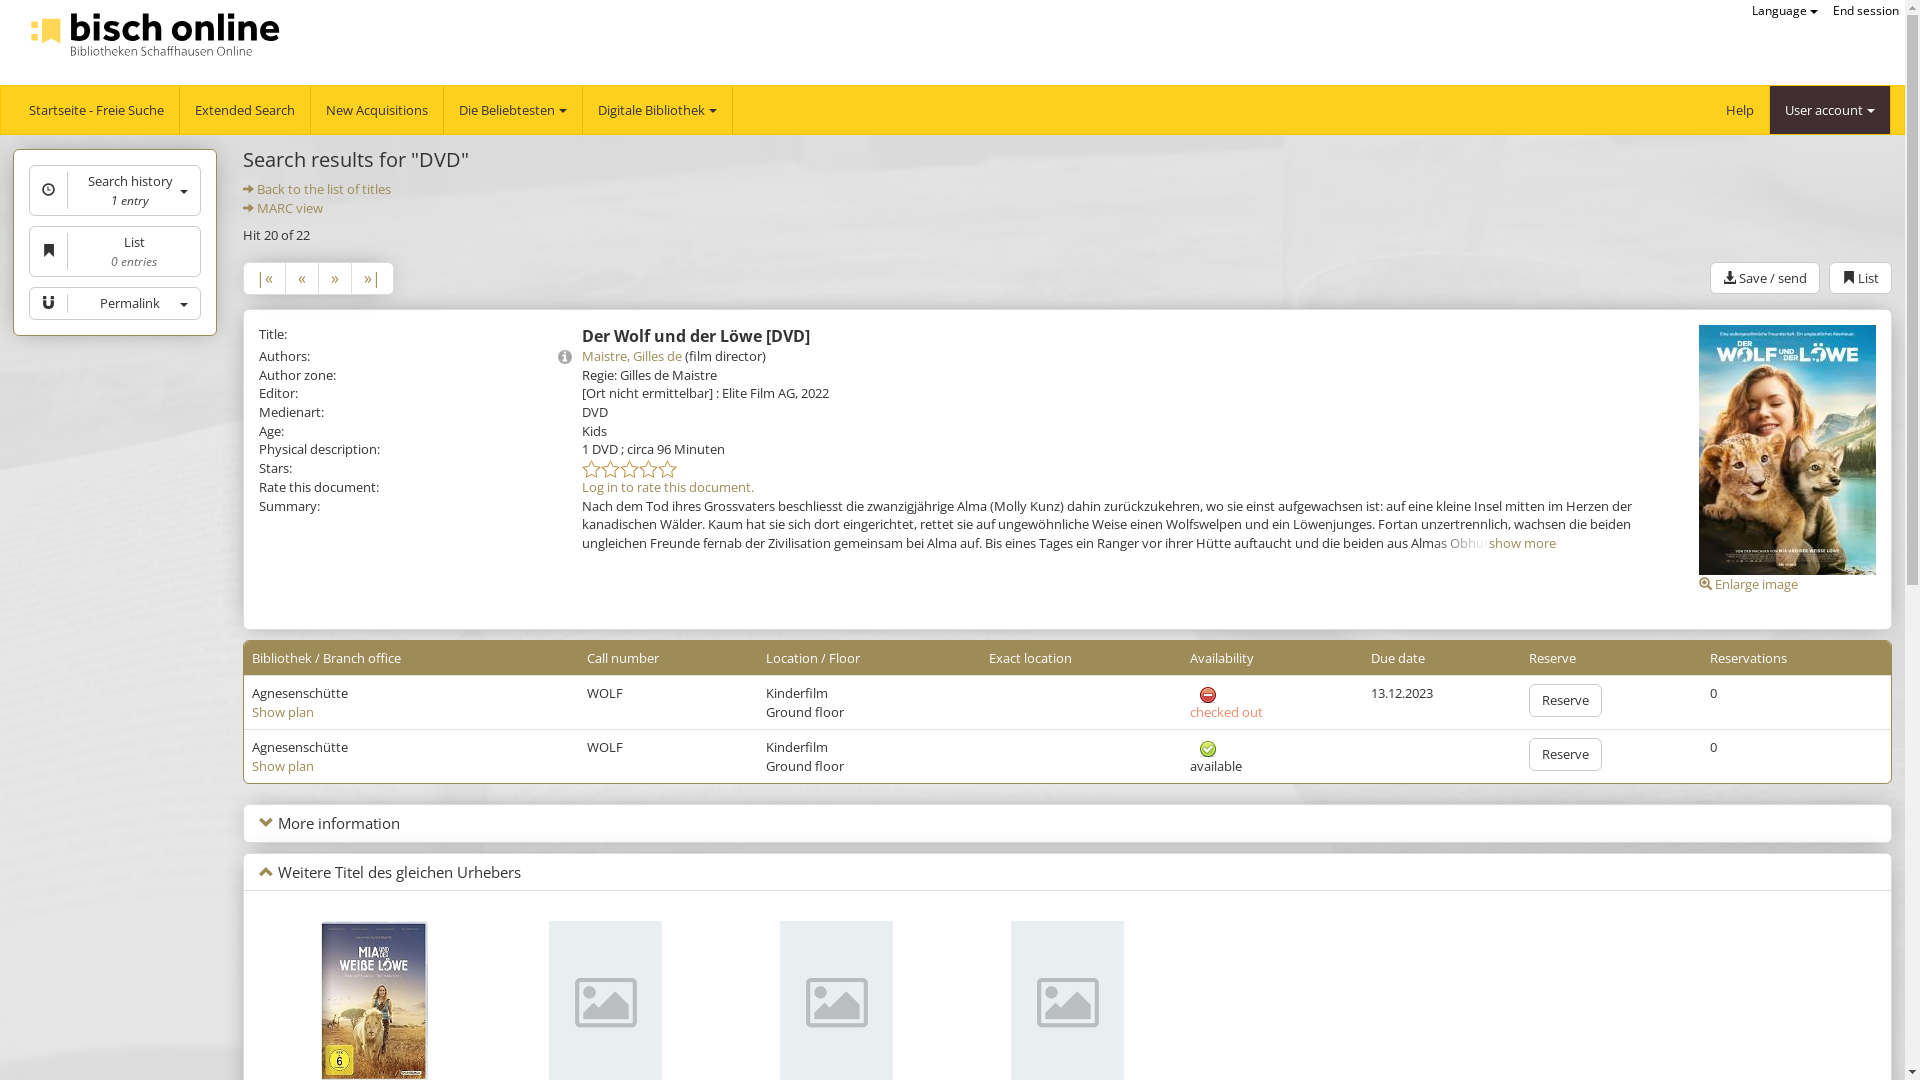 The width and height of the screenshot is (1920, 1080). Describe the element at coordinates (1829, 110) in the screenshot. I see `'User account'` at that location.